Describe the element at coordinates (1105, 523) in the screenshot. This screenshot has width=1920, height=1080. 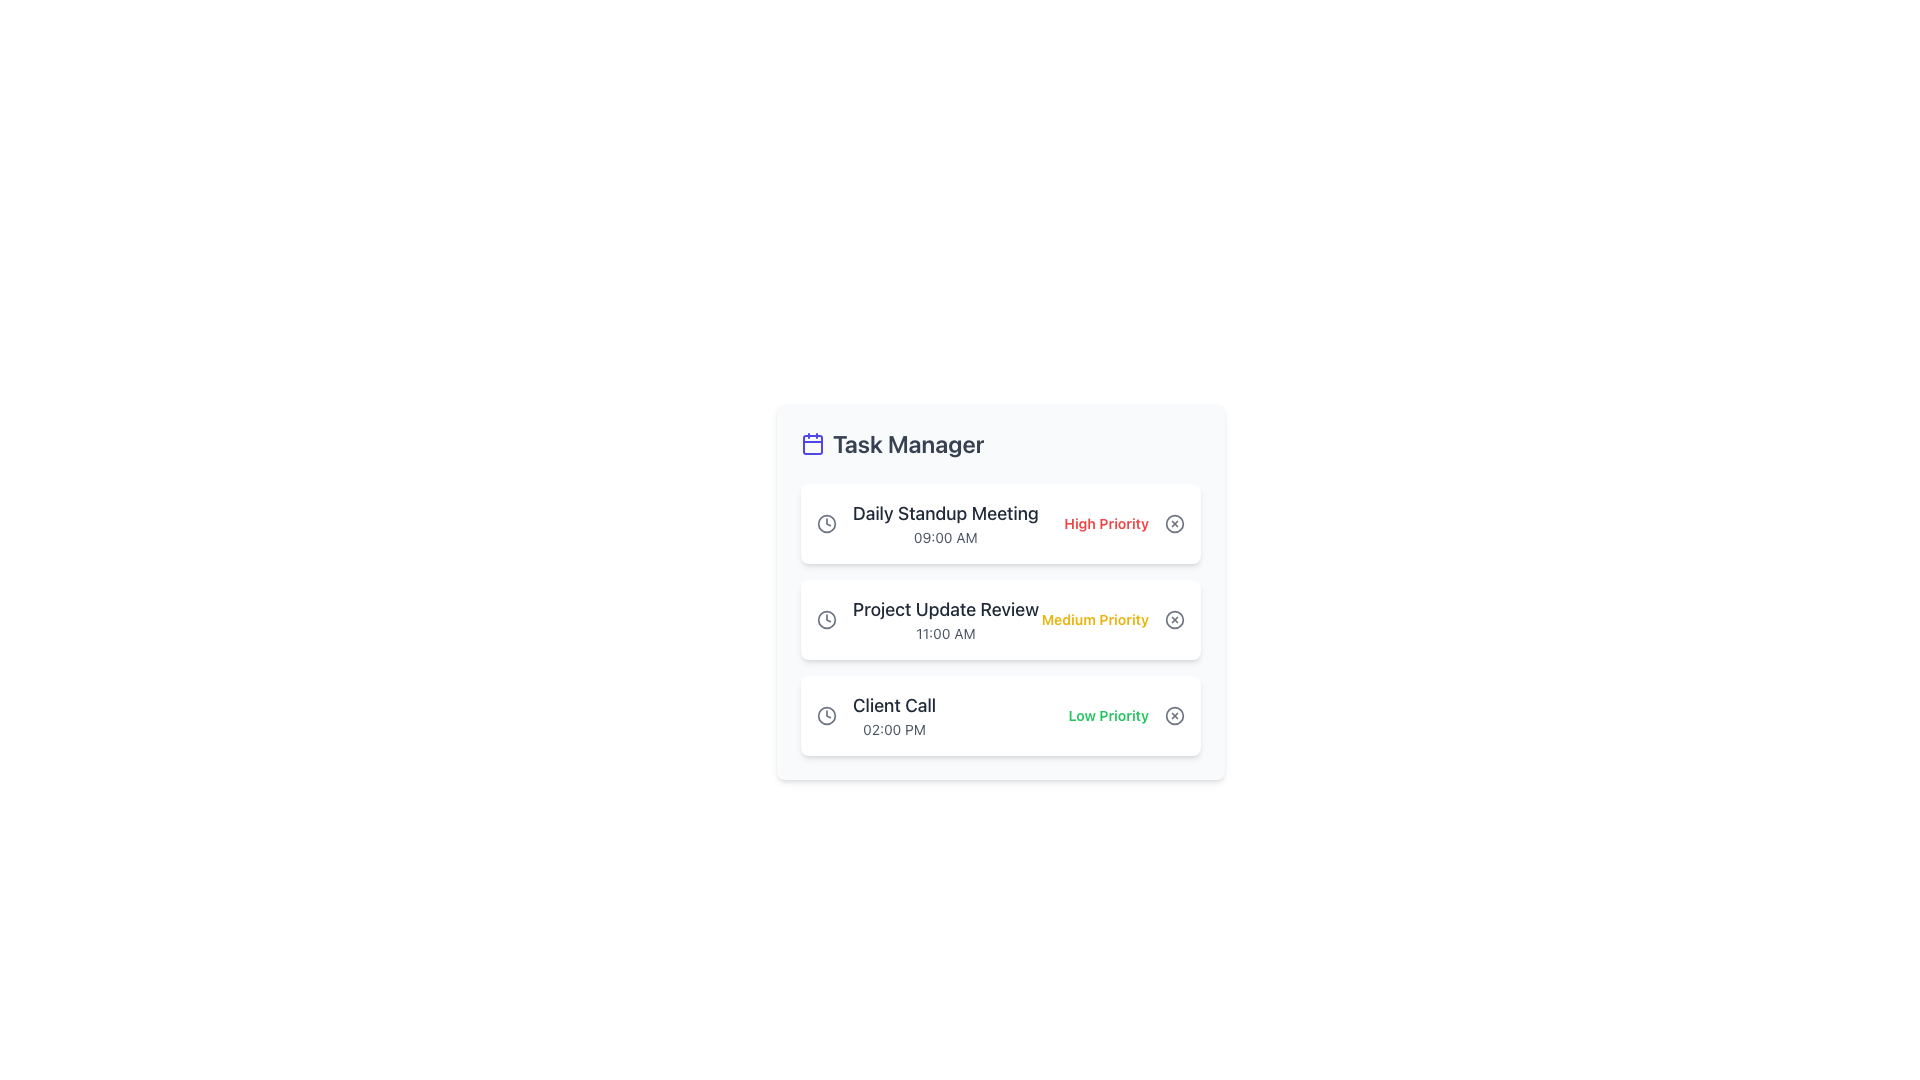
I see `the priority level label associated with the 'Daily Standup Meeting' task, located to the right of the task title and time, adjacent to a circular button icon` at that location.